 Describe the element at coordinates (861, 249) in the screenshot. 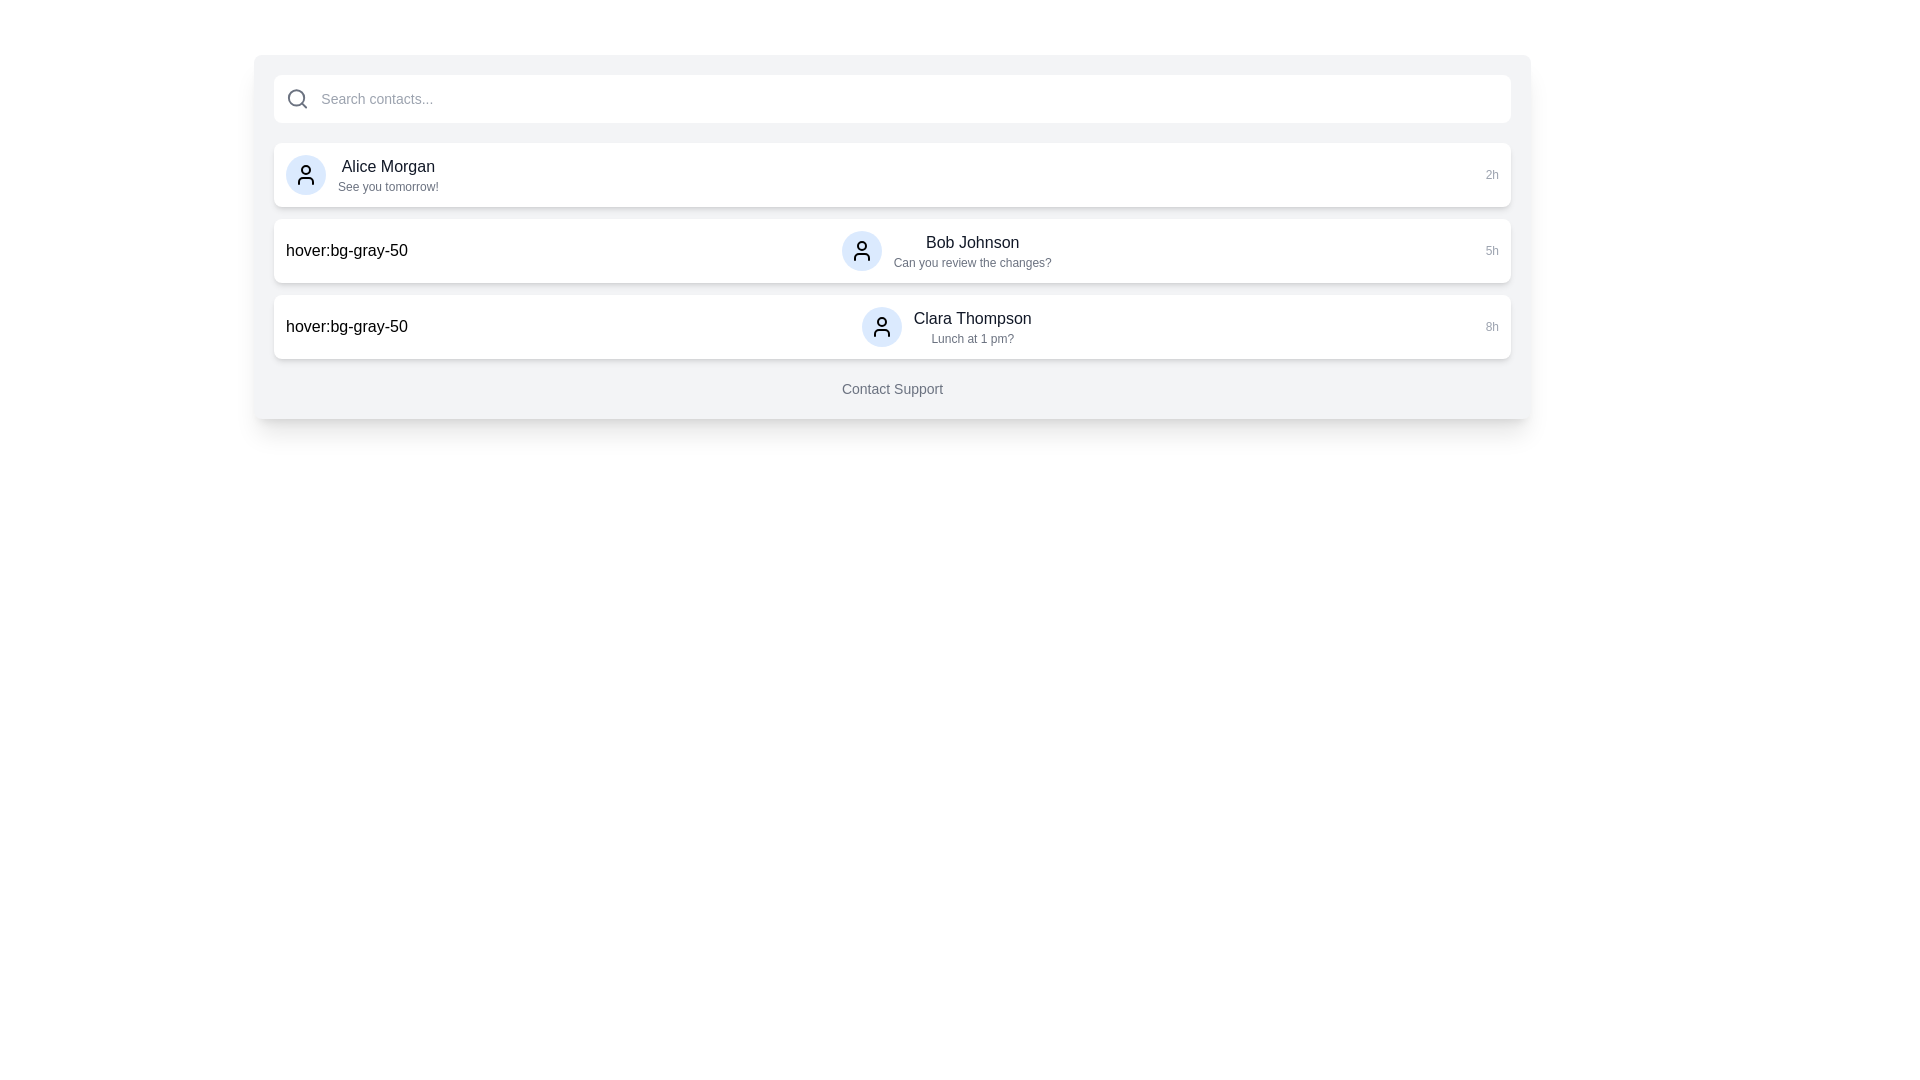

I see `the Icon button representing the user 'Bob Johnson', located to the left of the text 'Bob Johnson' and above the message 'Can you review the changes?'` at that location.